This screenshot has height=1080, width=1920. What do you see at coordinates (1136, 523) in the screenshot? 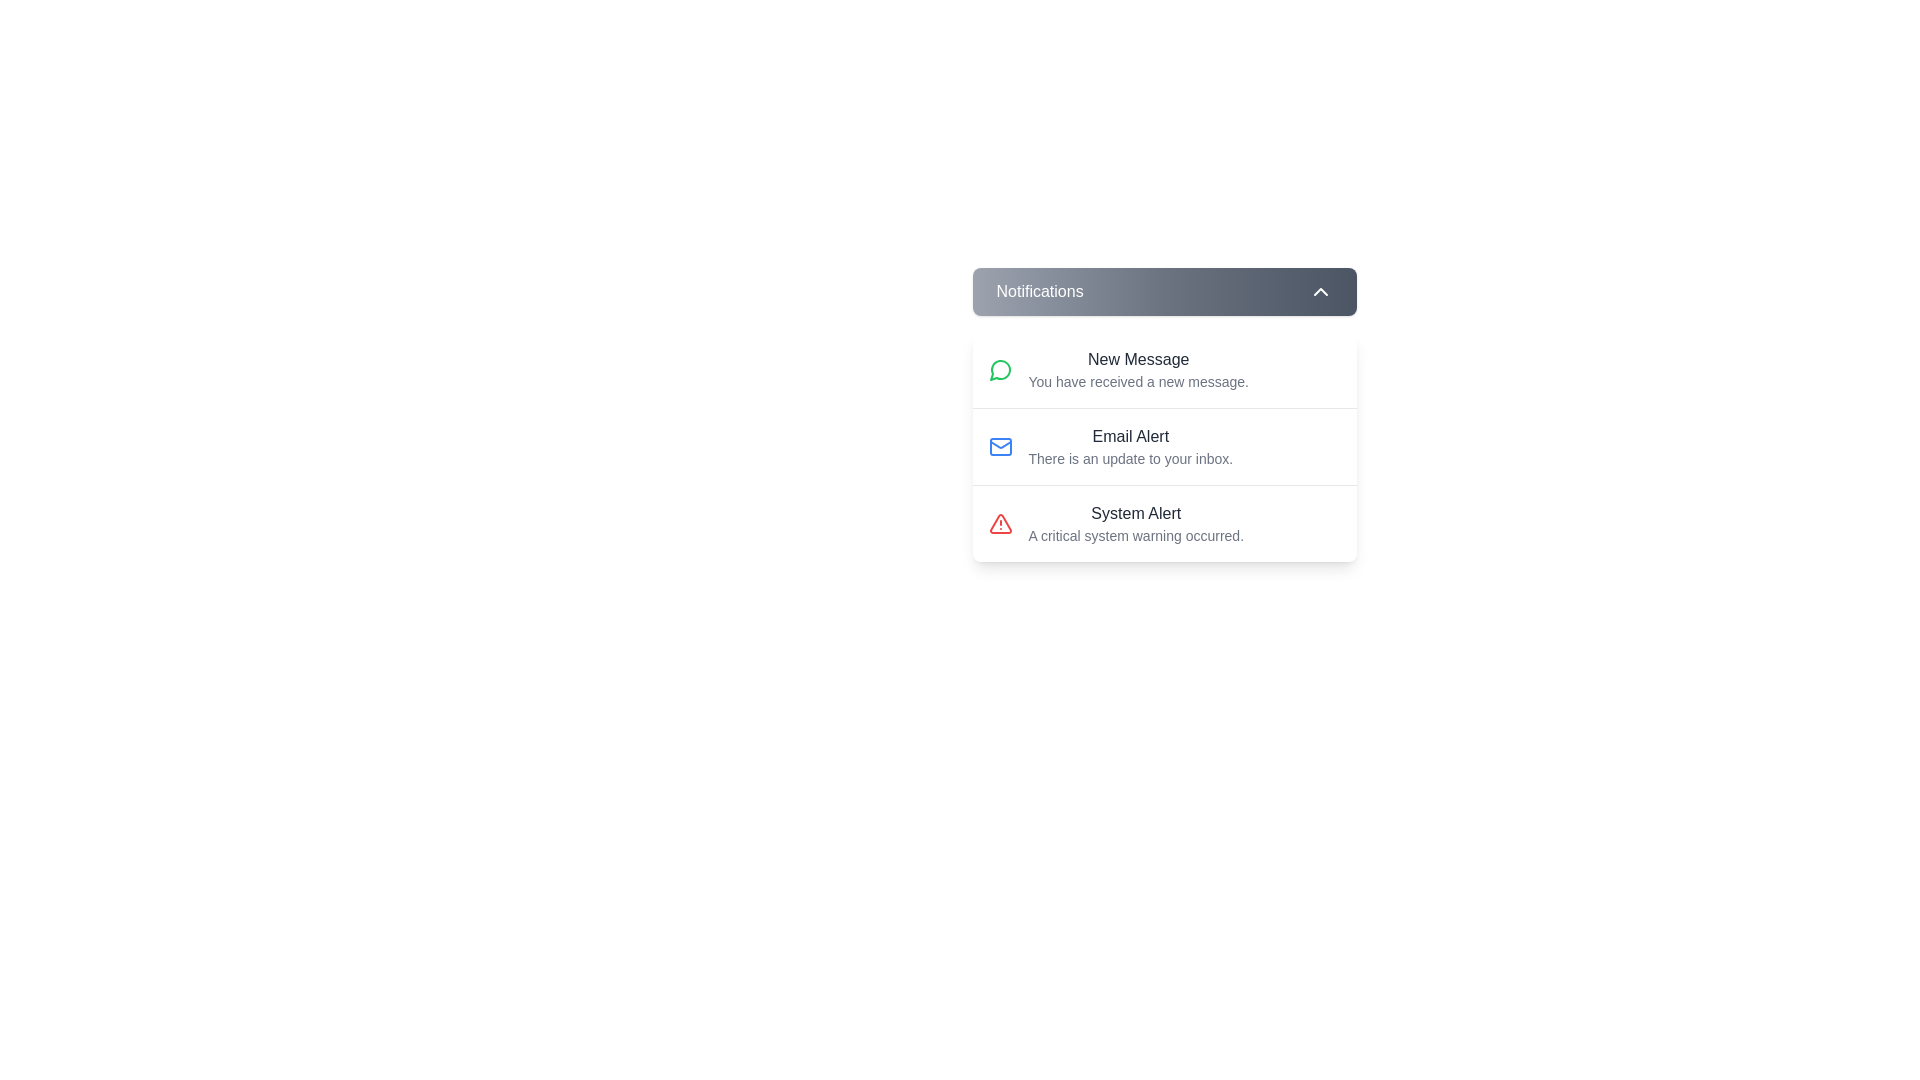
I see `textual alert about a critical system warning located in the notification panel, which is the third entry under 'New Message' and 'Email Alert', marked by a red triangular alert icon` at bounding box center [1136, 523].